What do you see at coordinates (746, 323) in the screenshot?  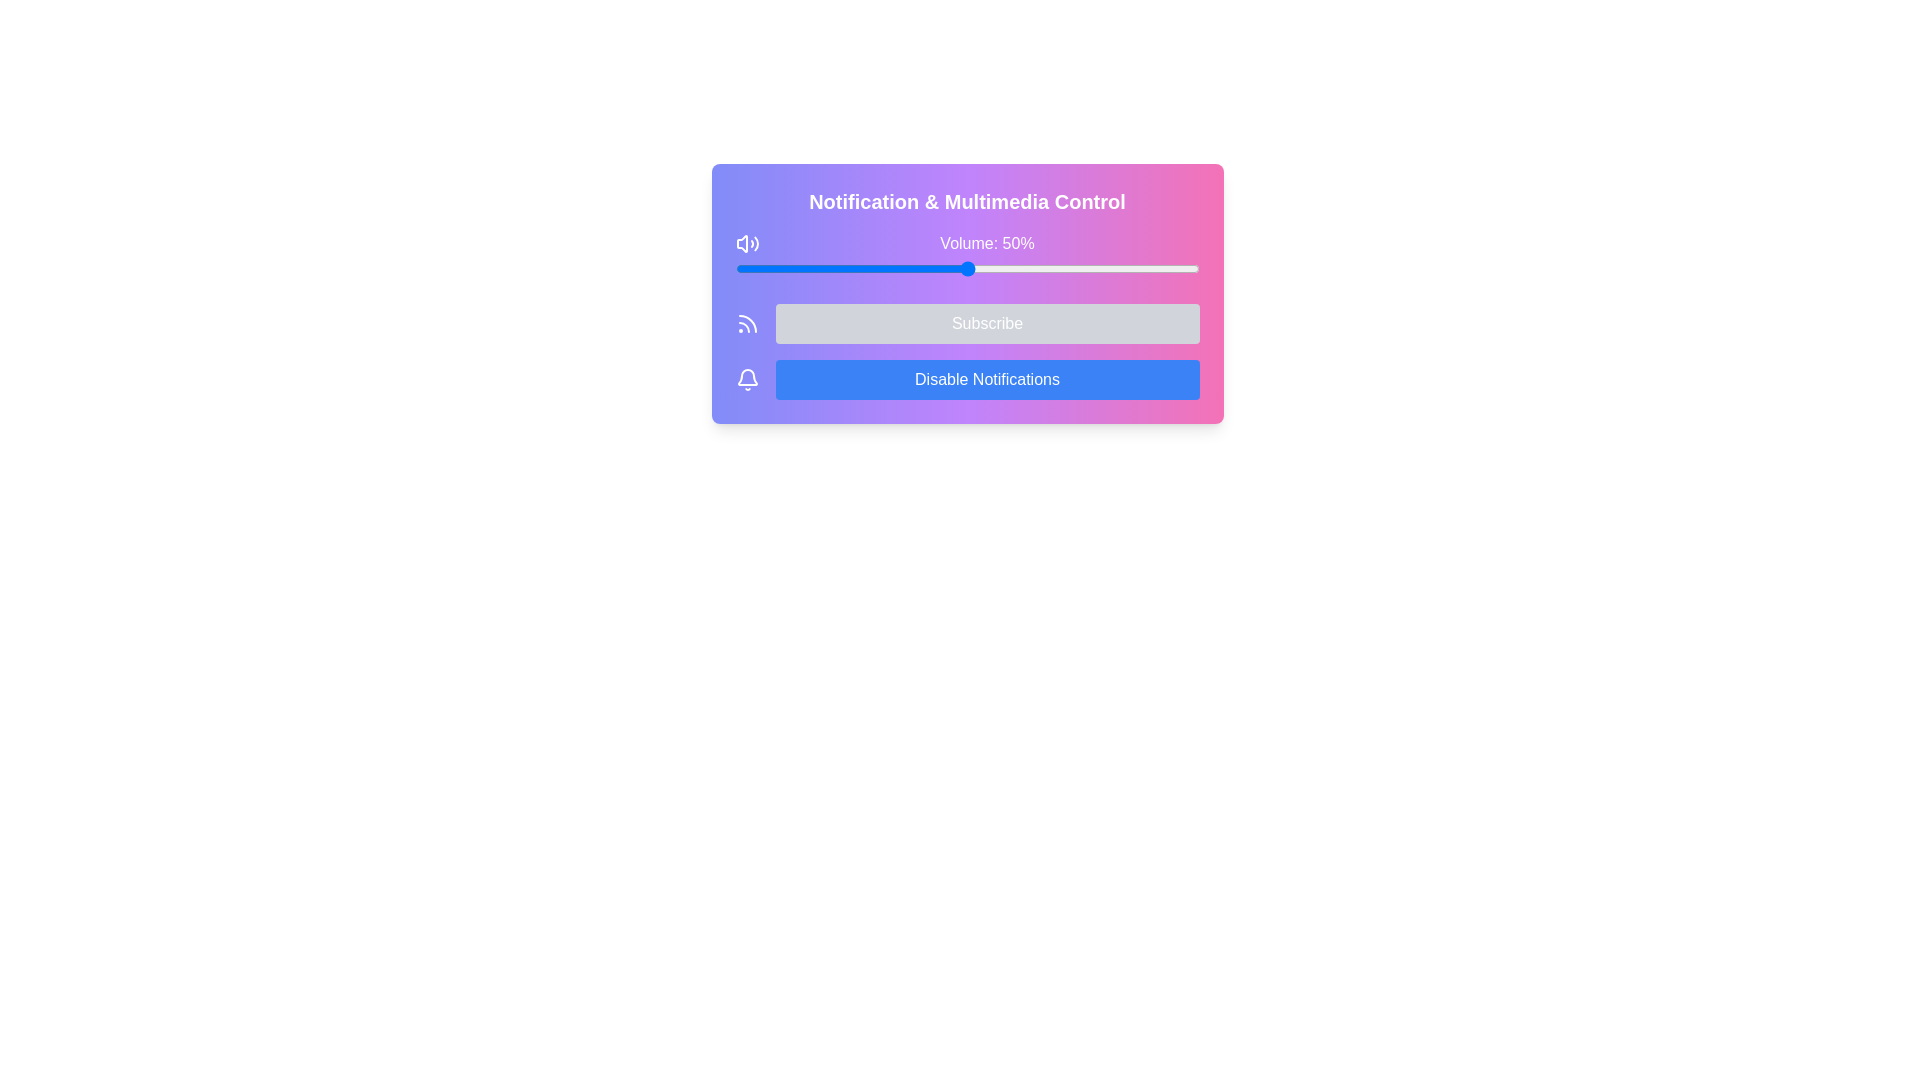 I see `the subscription icon located immediately to the left of the 'Subscribe' button` at bounding box center [746, 323].